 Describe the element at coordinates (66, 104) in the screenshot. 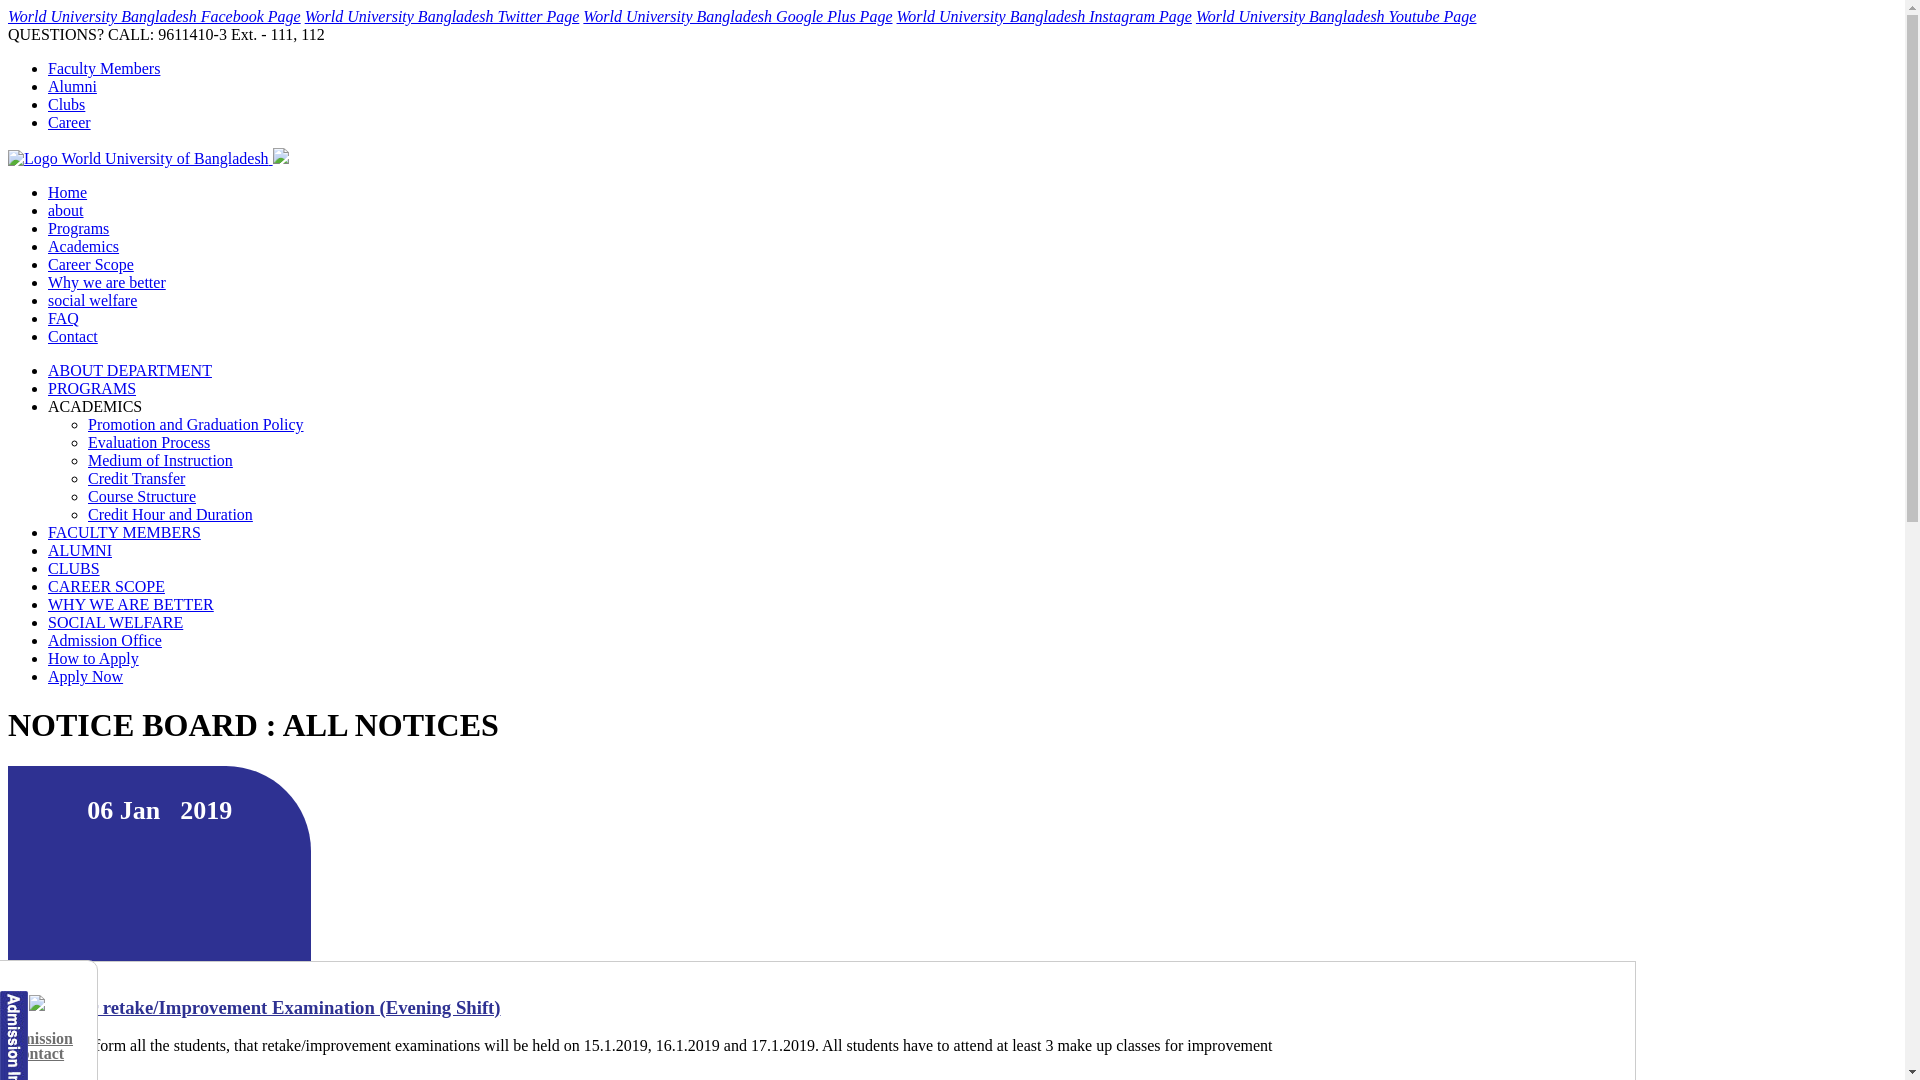

I see `'Clubs'` at that location.